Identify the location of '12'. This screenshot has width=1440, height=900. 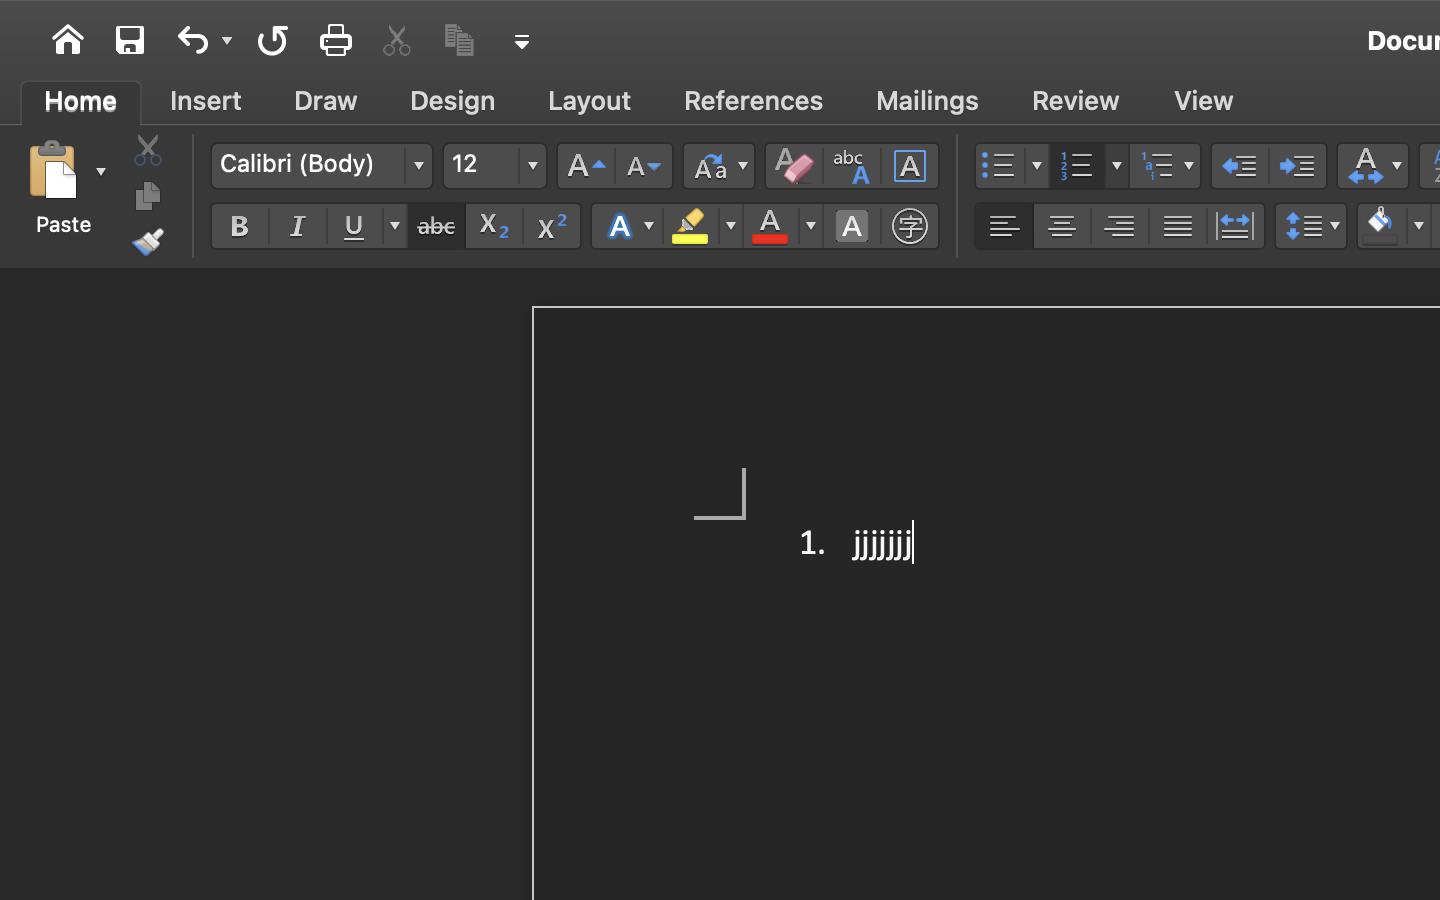
(494, 165).